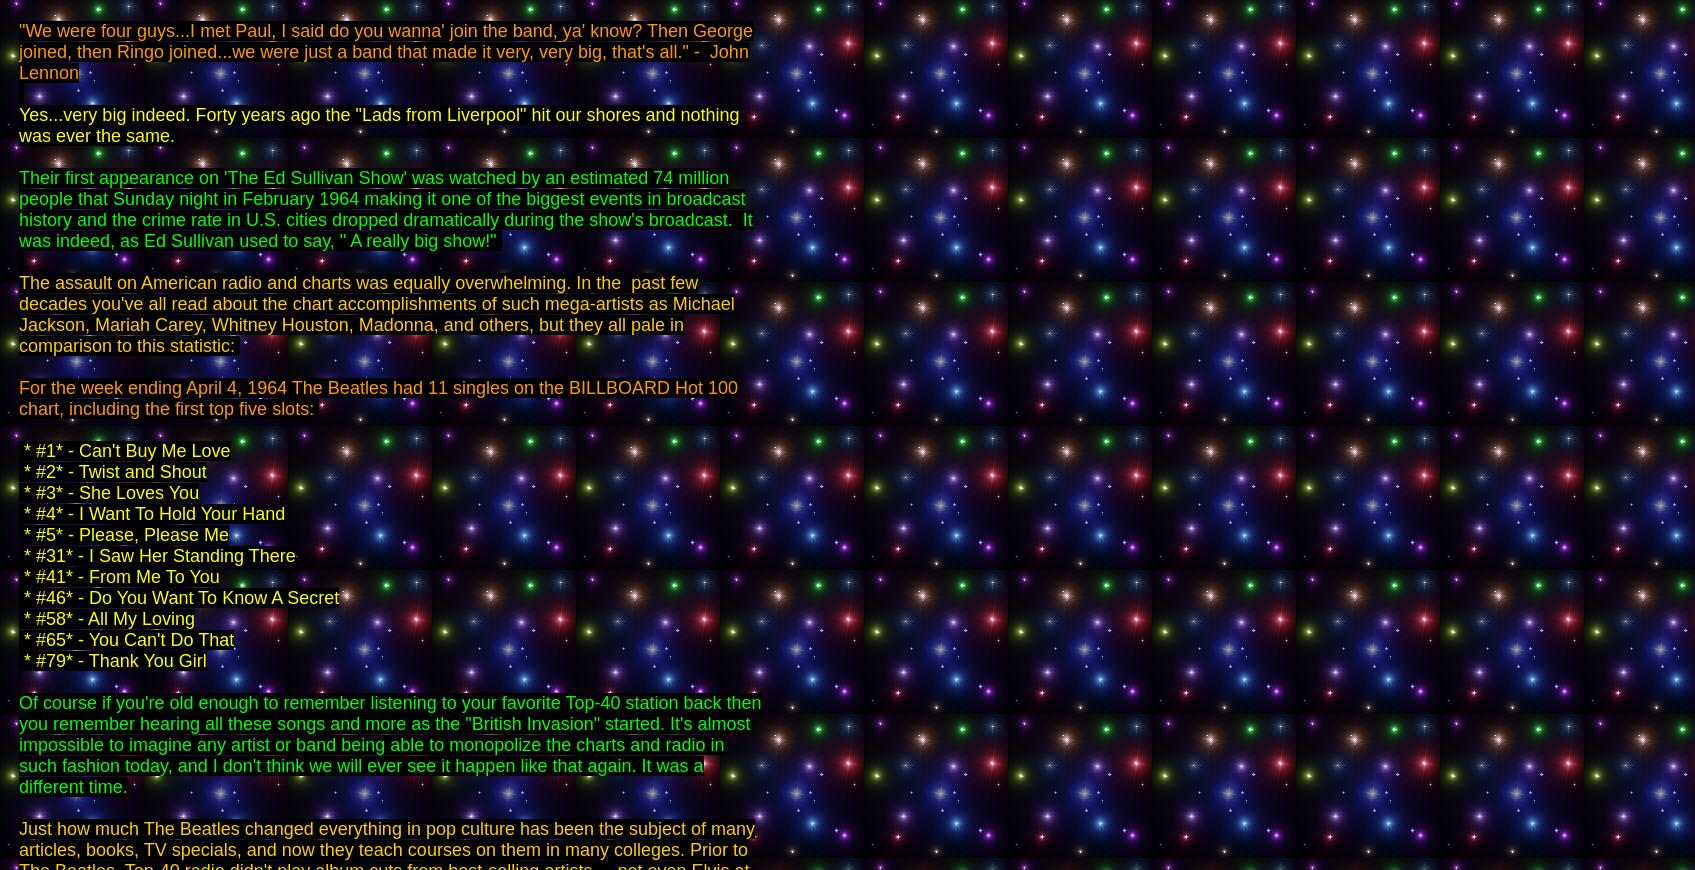  What do you see at coordinates (389, 744) in the screenshot?
I see `'Of course if you're old enough to remember listening
                           to your favorite Top-40 station back then you remember hearing all these songs and more as the "British Invasion"
                           started. It's almost impossible to imagine any artist or band being able to monopolize the charts and radio in such fashion
                           today, and I don't think we will ever see it happen like that again. It was a different time.'` at bounding box center [389, 744].